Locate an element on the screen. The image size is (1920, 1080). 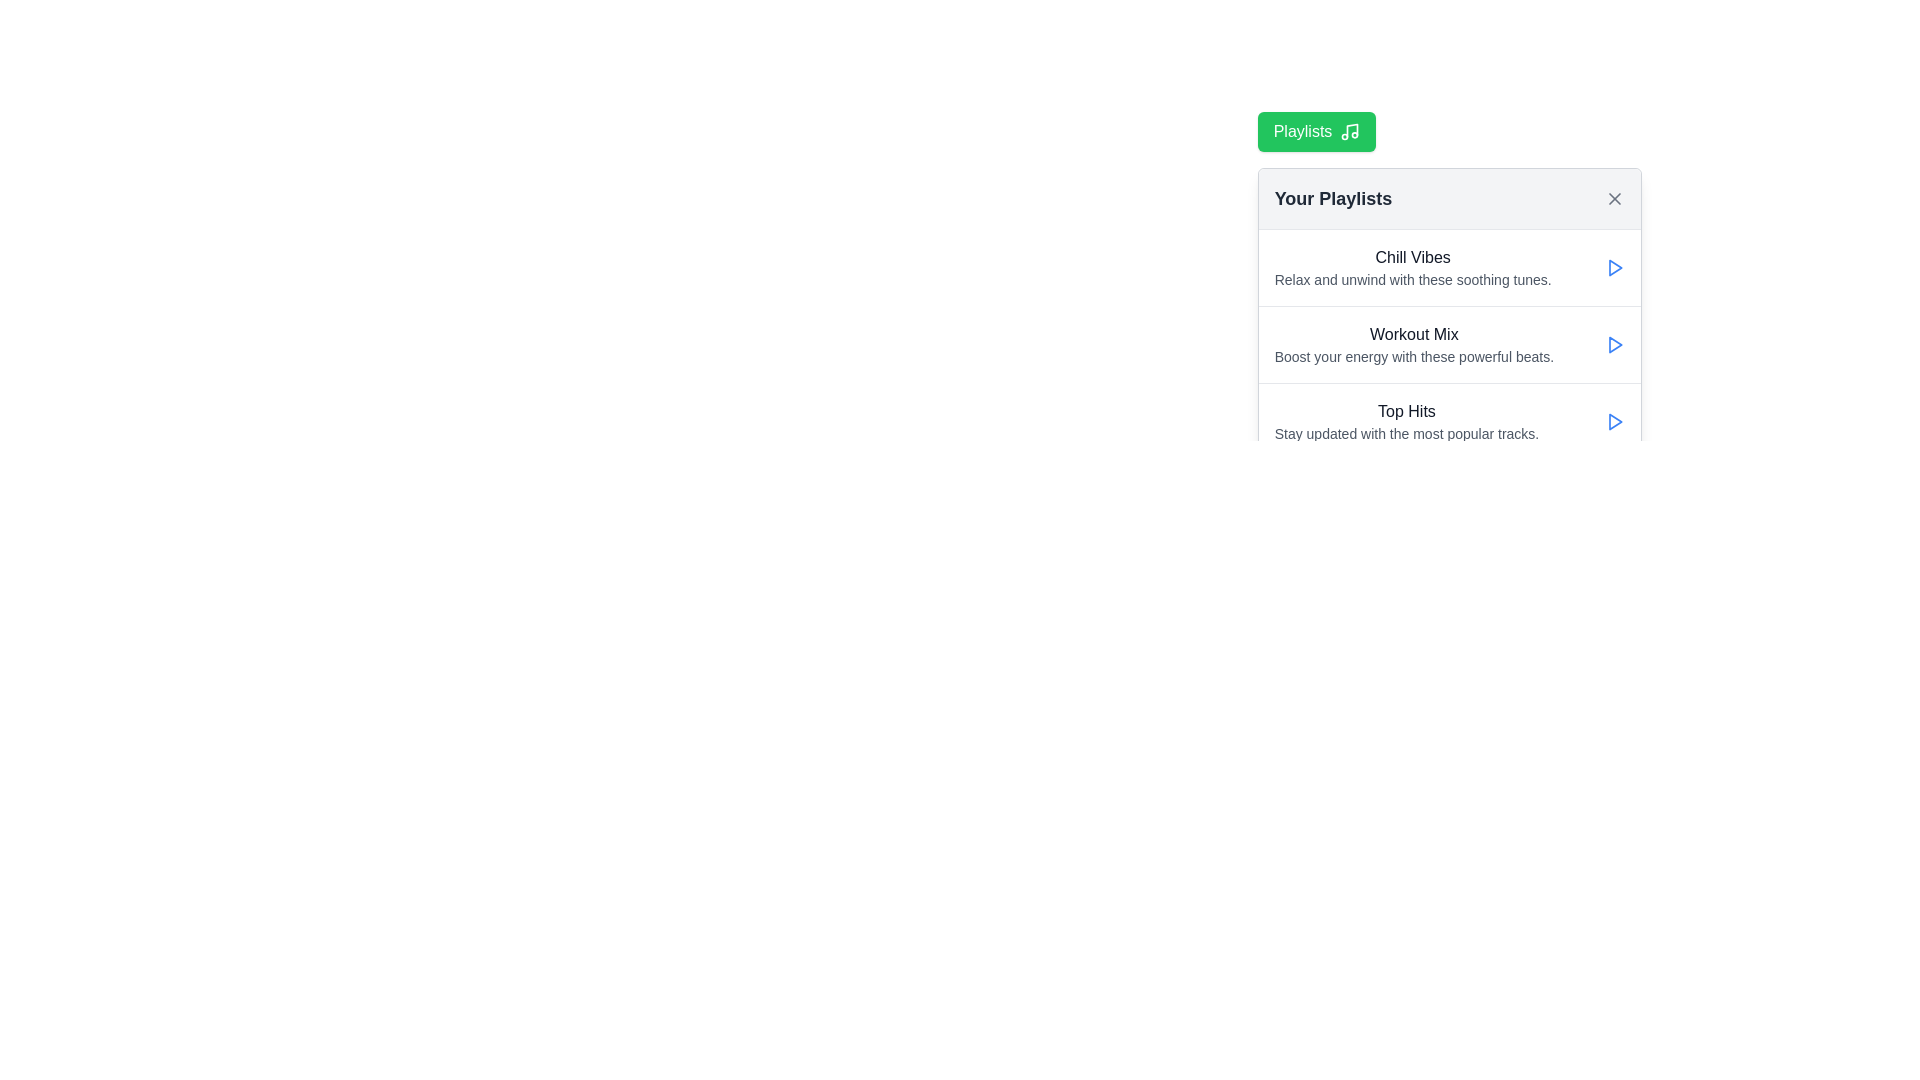
the blue triangular play icon located at the far-right end of the 'Top Hits' section in the playlist panel is located at coordinates (1614, 420).